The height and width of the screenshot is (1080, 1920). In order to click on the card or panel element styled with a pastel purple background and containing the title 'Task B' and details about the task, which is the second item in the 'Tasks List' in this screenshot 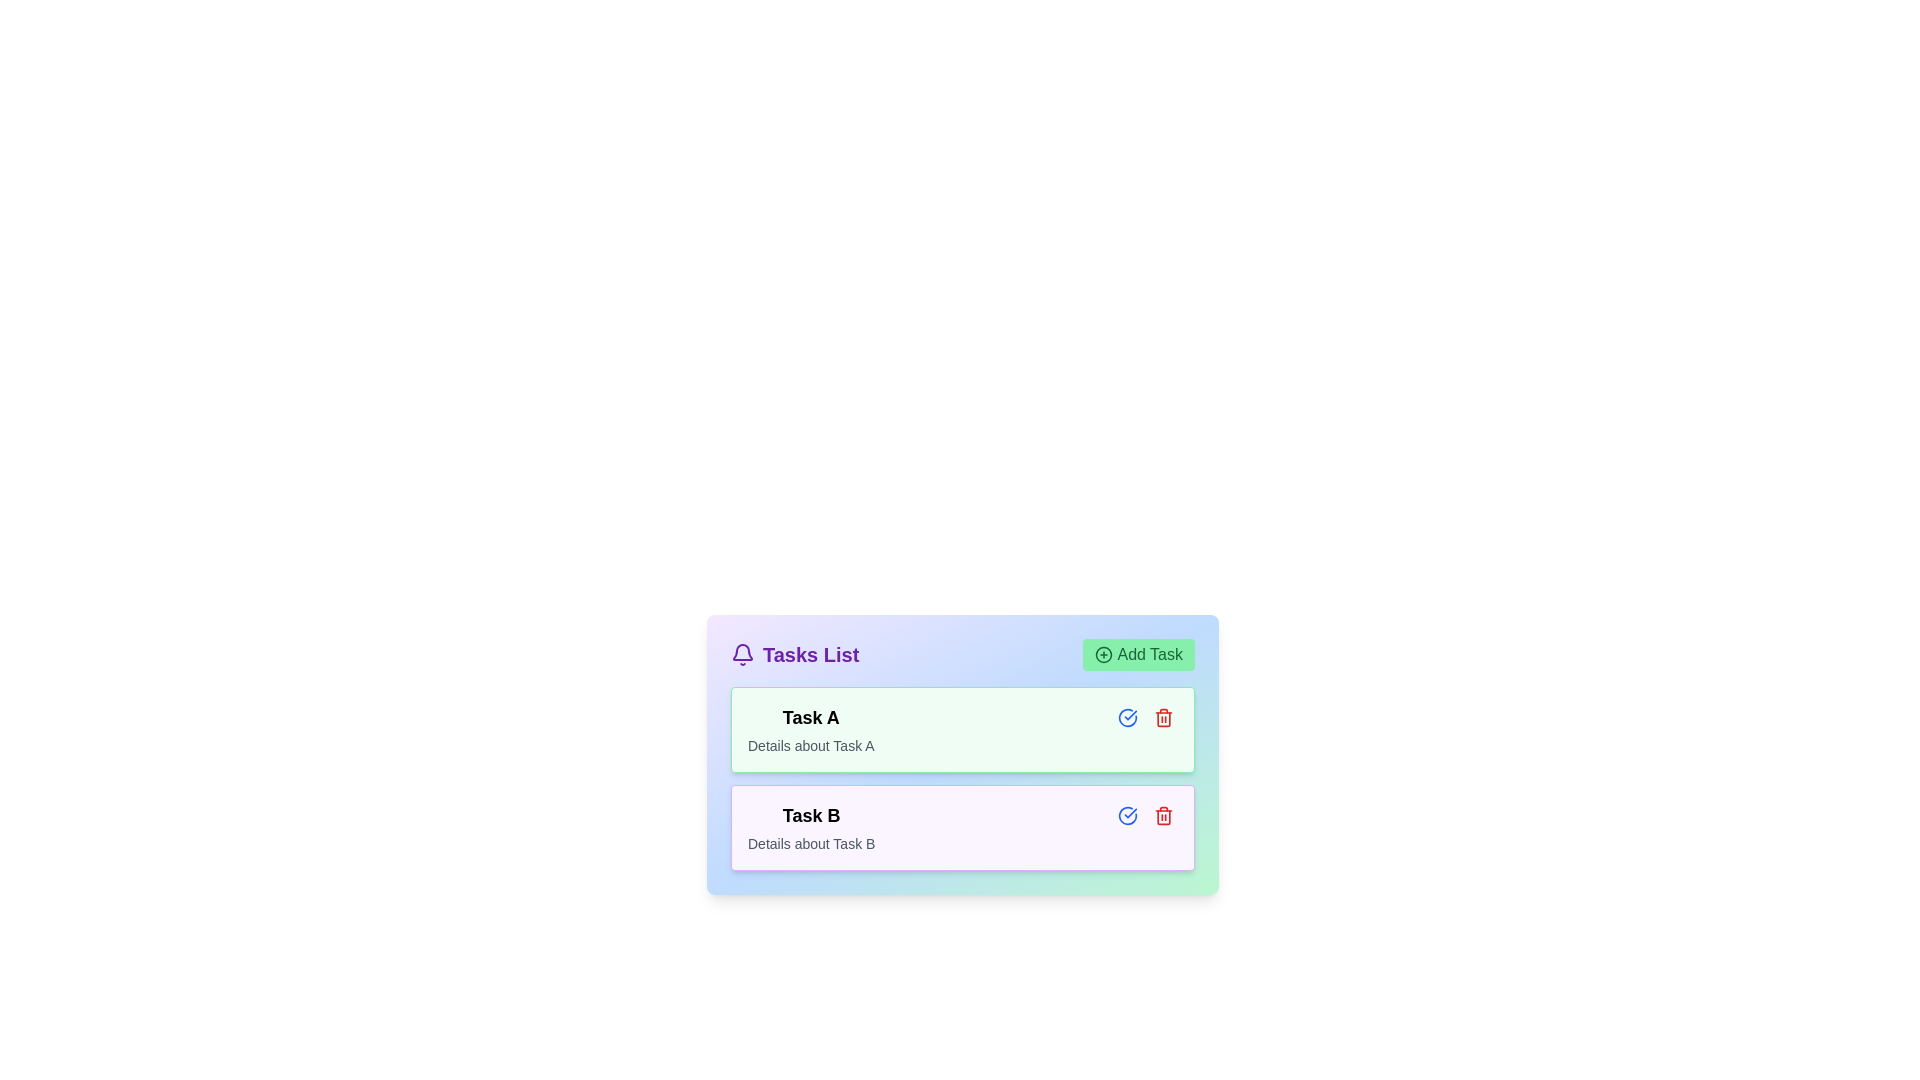, I will do `click(963, 834)`.